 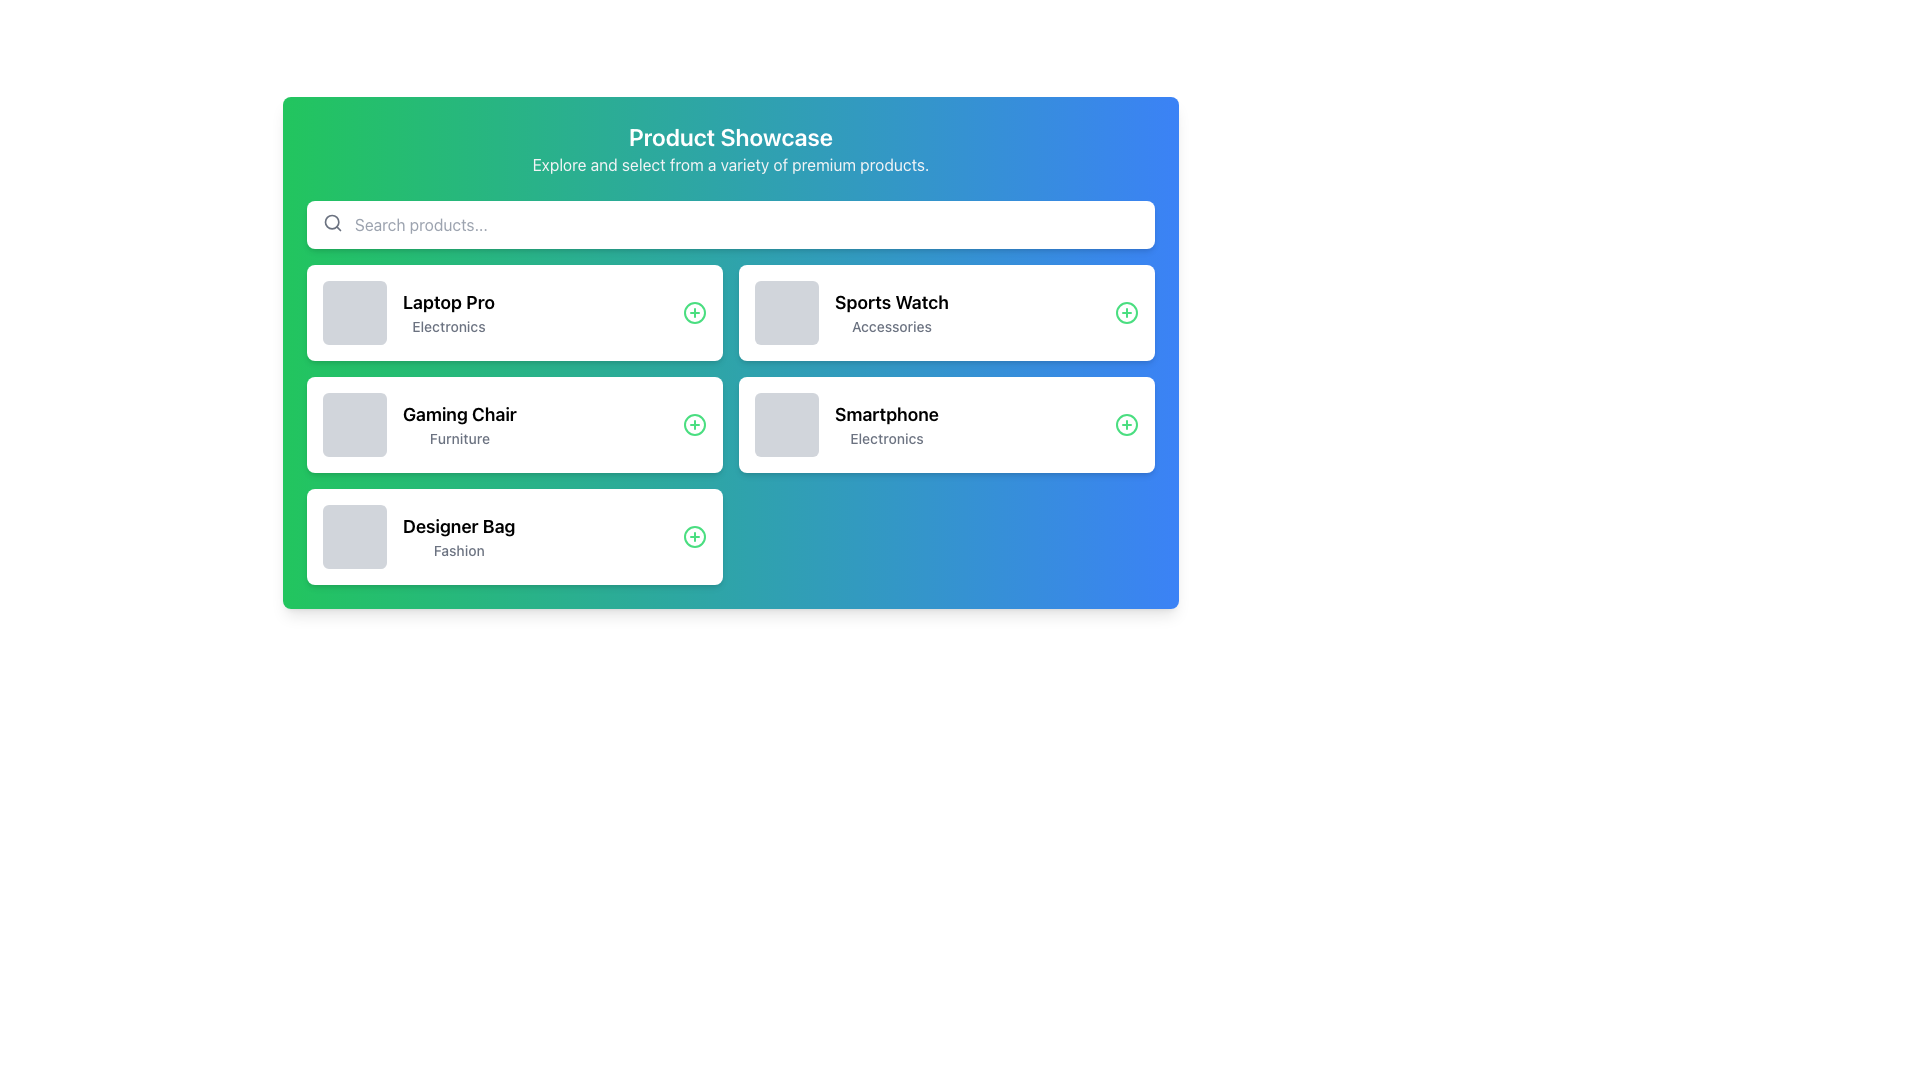 I want to click on text content of the 'Sports Watch' label, which is bold and located to the right of a gray square image, within a white, rounded rectangle in the interface, so click(x=851, y=312).